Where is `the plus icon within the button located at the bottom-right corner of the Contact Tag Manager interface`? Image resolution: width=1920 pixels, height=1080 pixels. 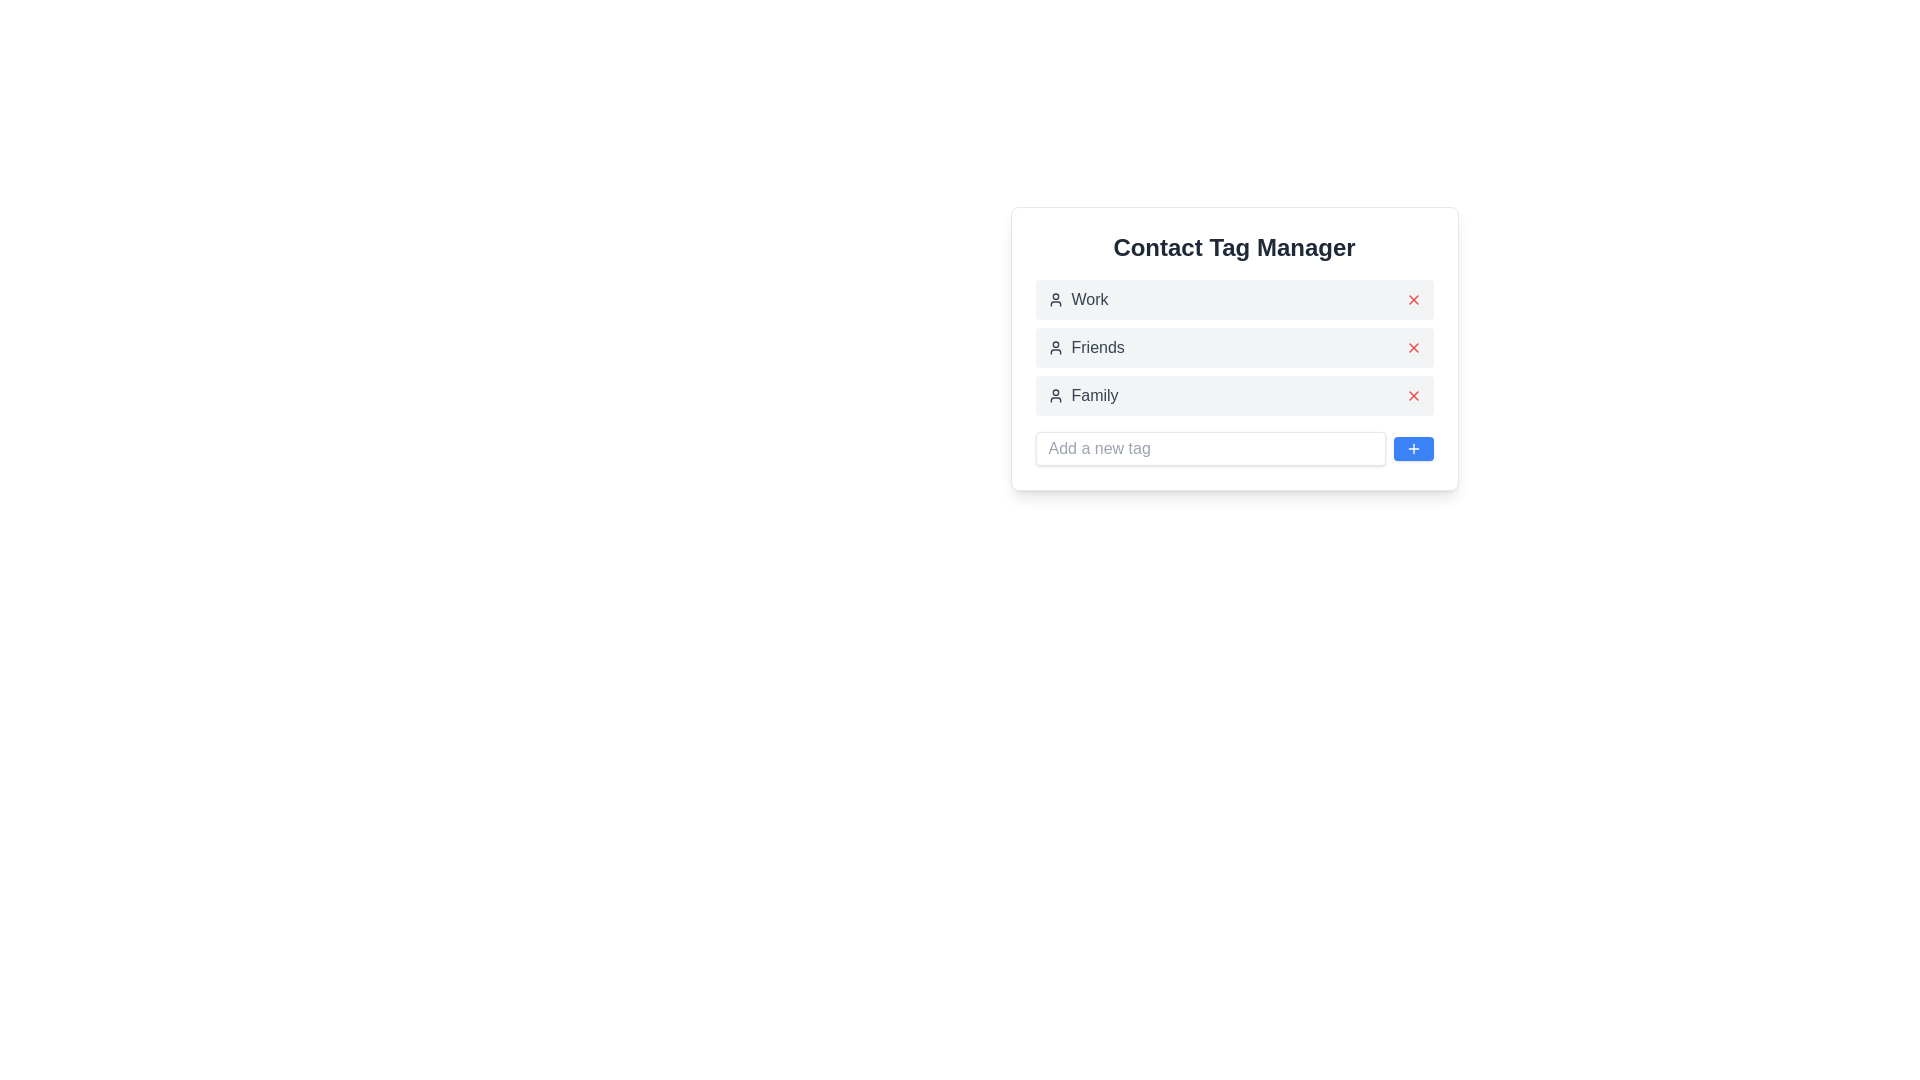
the plus icon within the button located at the bottom-right corner of the Contact Tag Manager interface is located at coordinates (1412, 447).